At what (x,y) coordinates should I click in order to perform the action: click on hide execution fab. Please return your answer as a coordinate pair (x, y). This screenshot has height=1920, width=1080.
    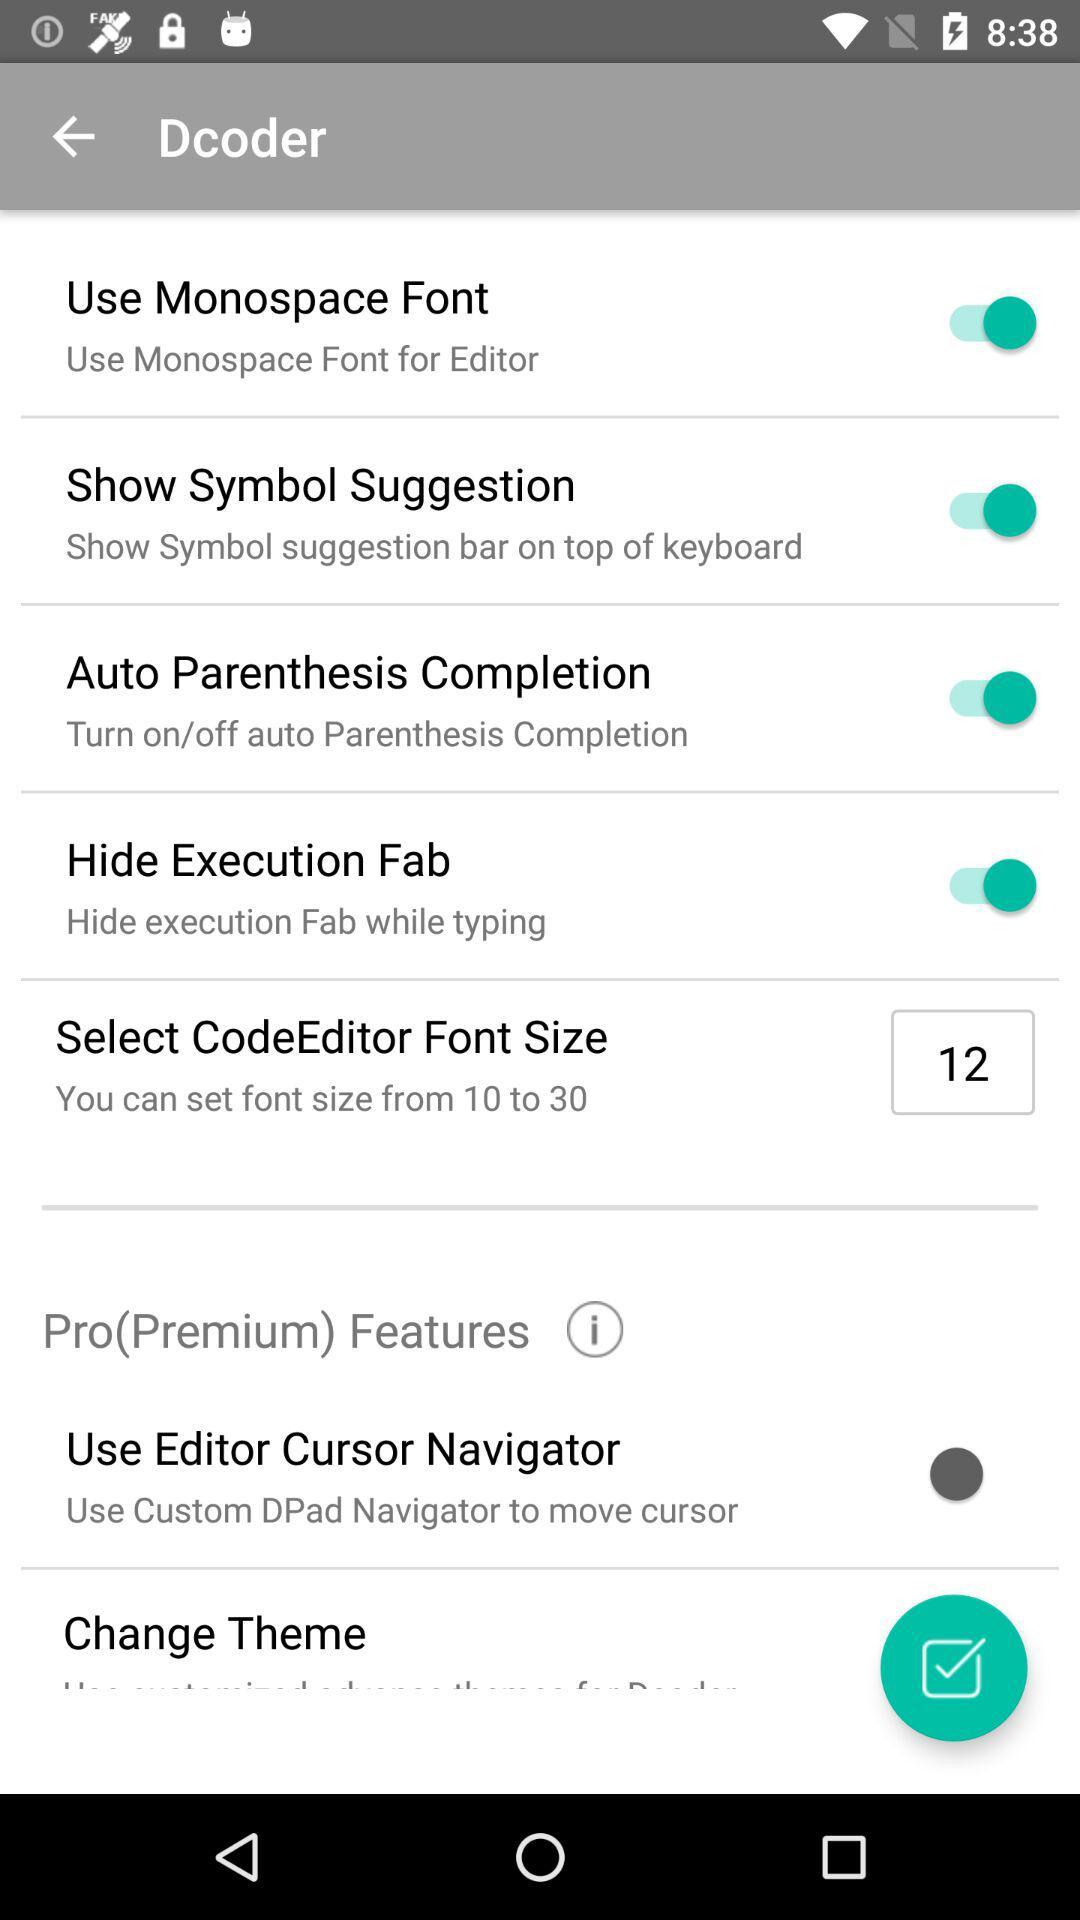
    Looking at the image, I should click on (968, 884).